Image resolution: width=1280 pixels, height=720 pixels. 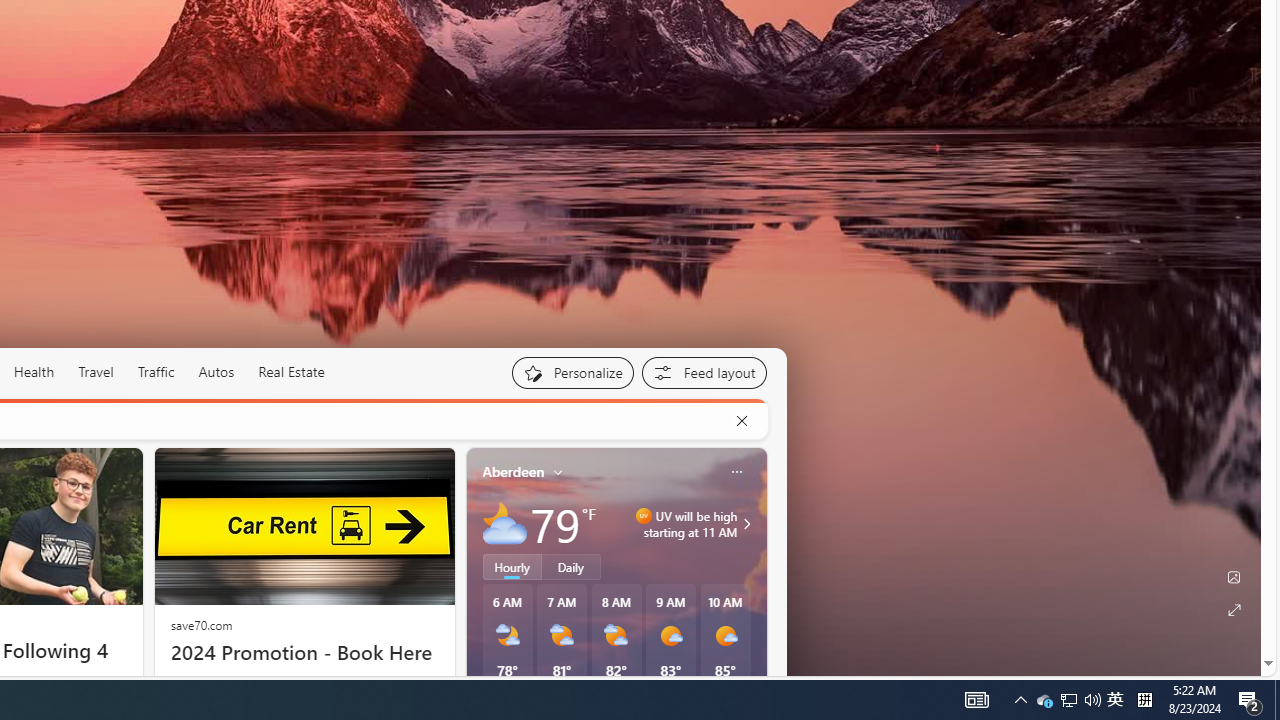 I want to click on 'Health', so click(x=34, y=371).